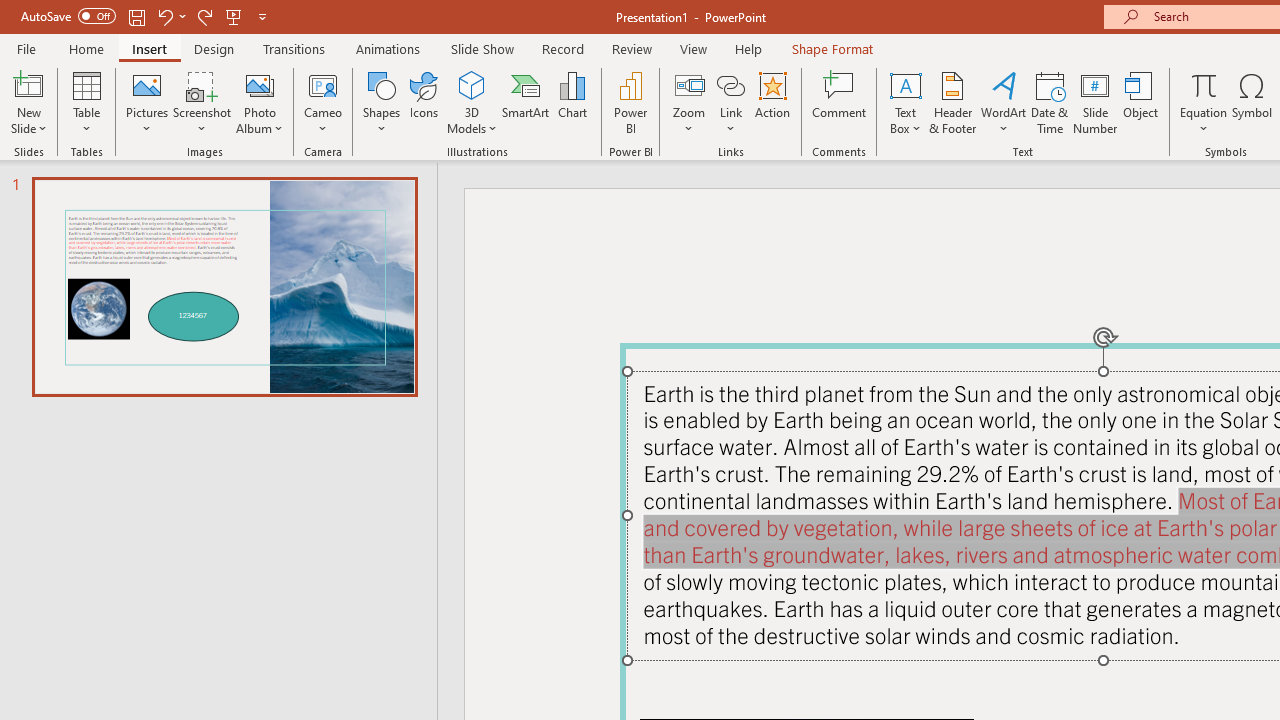  Describe the element at coordinates (571, 103) in the screenshot. I see `'Chart...'` at that location.